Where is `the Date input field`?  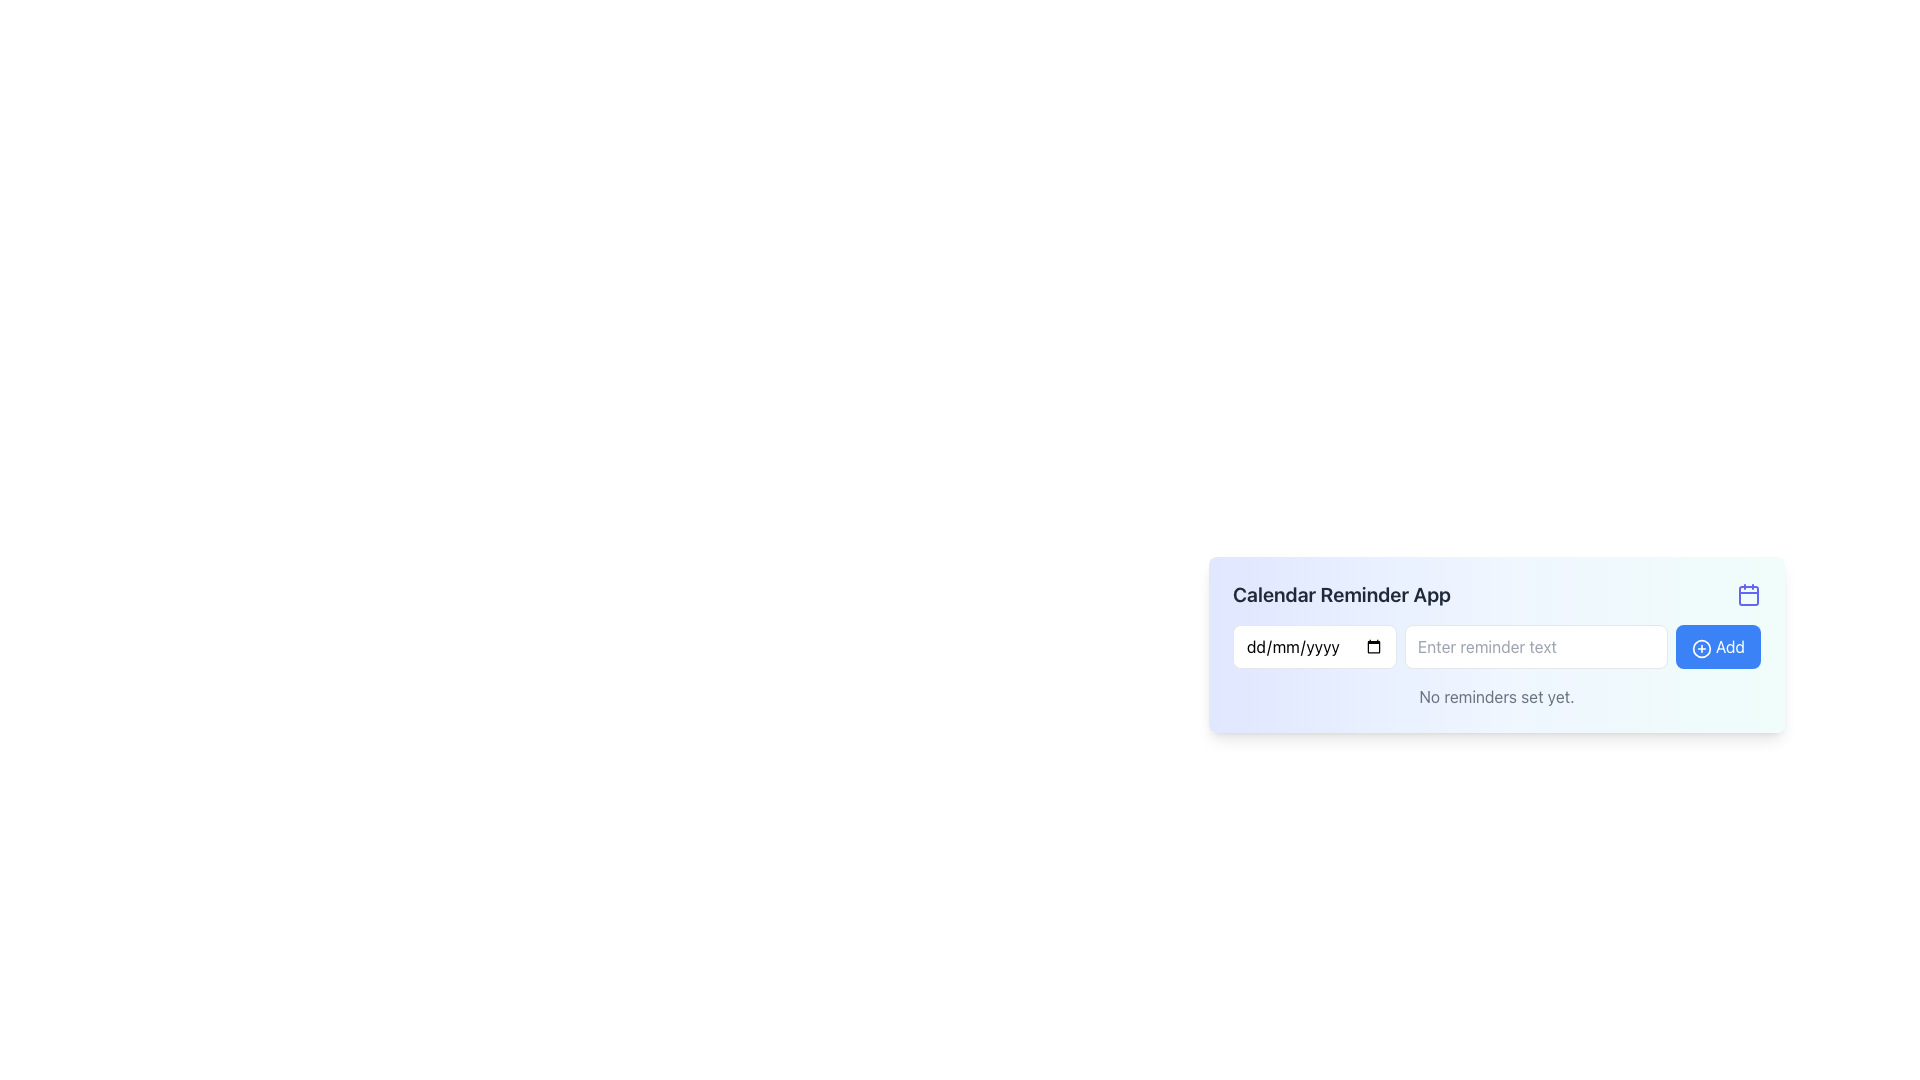 the Date input field is located at coordinates (1315, 647).